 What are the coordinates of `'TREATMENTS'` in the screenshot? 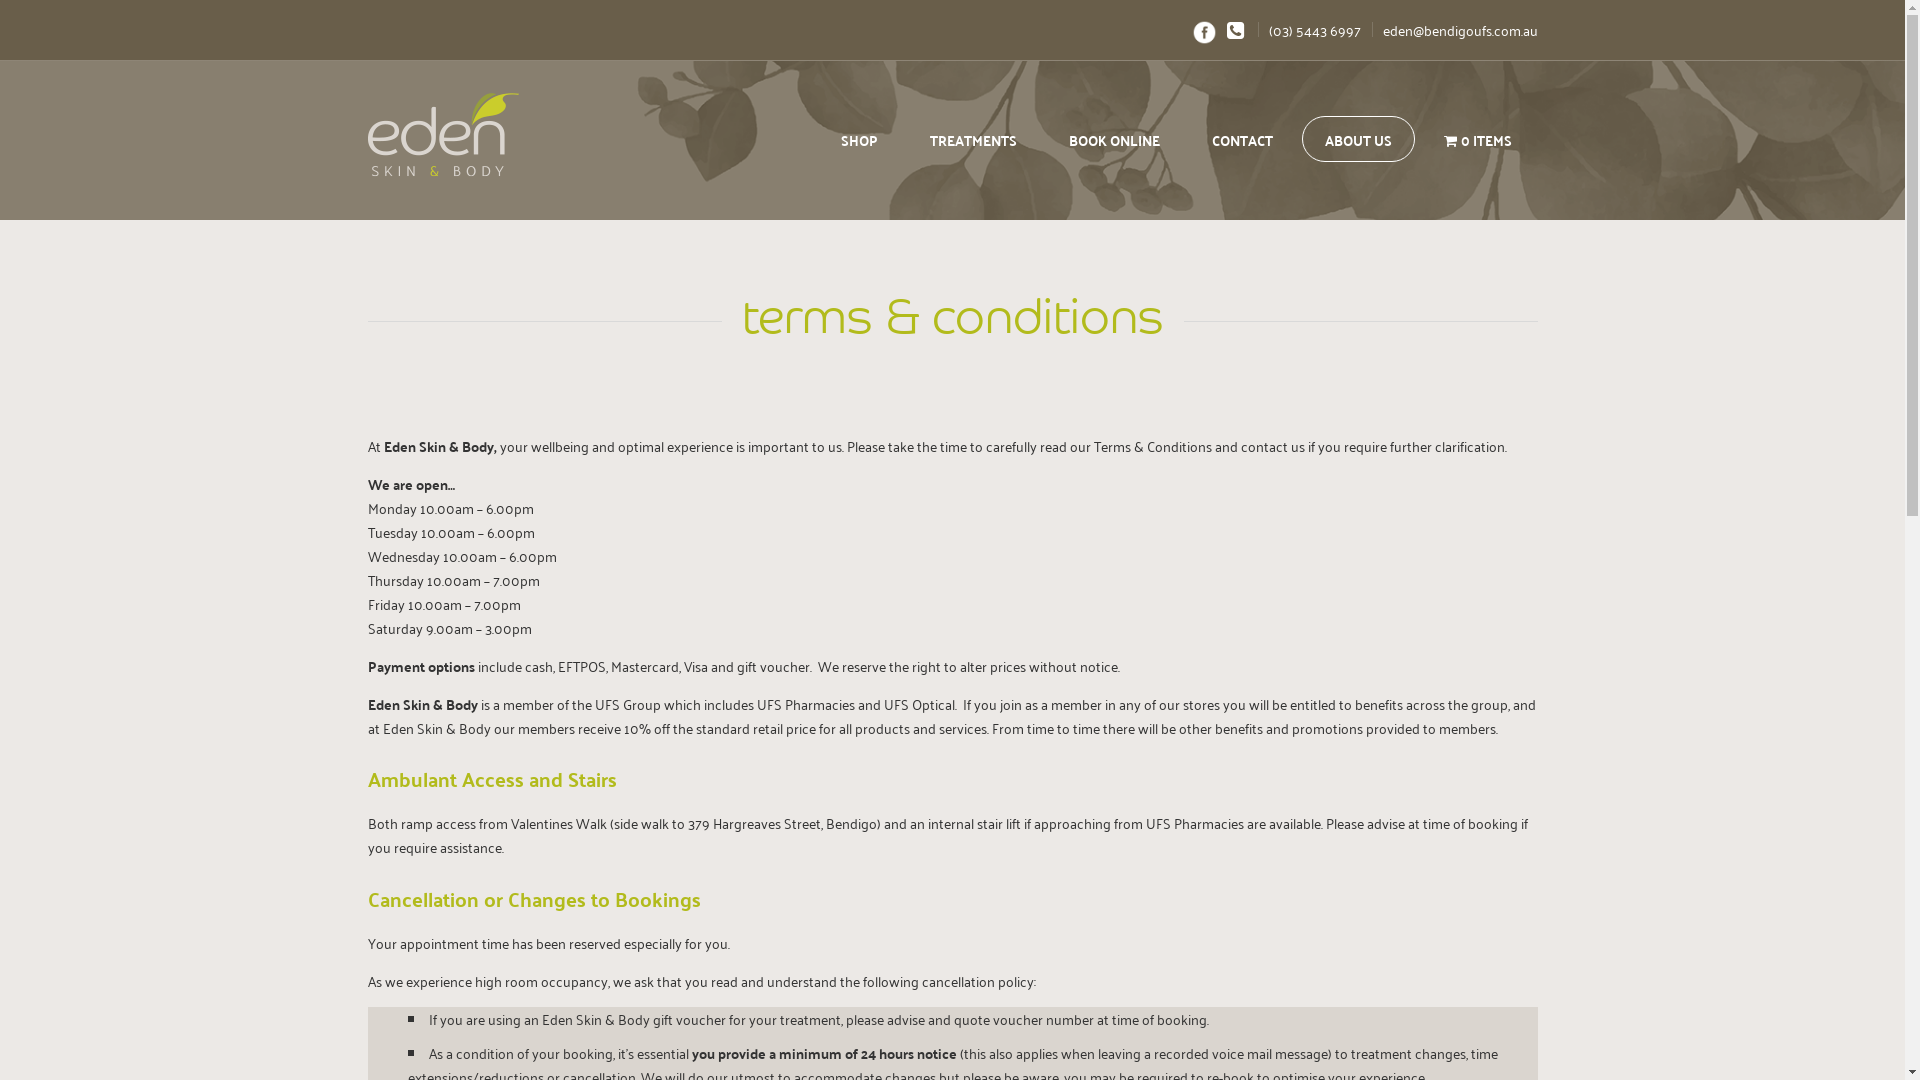 It's located at (906, 137).